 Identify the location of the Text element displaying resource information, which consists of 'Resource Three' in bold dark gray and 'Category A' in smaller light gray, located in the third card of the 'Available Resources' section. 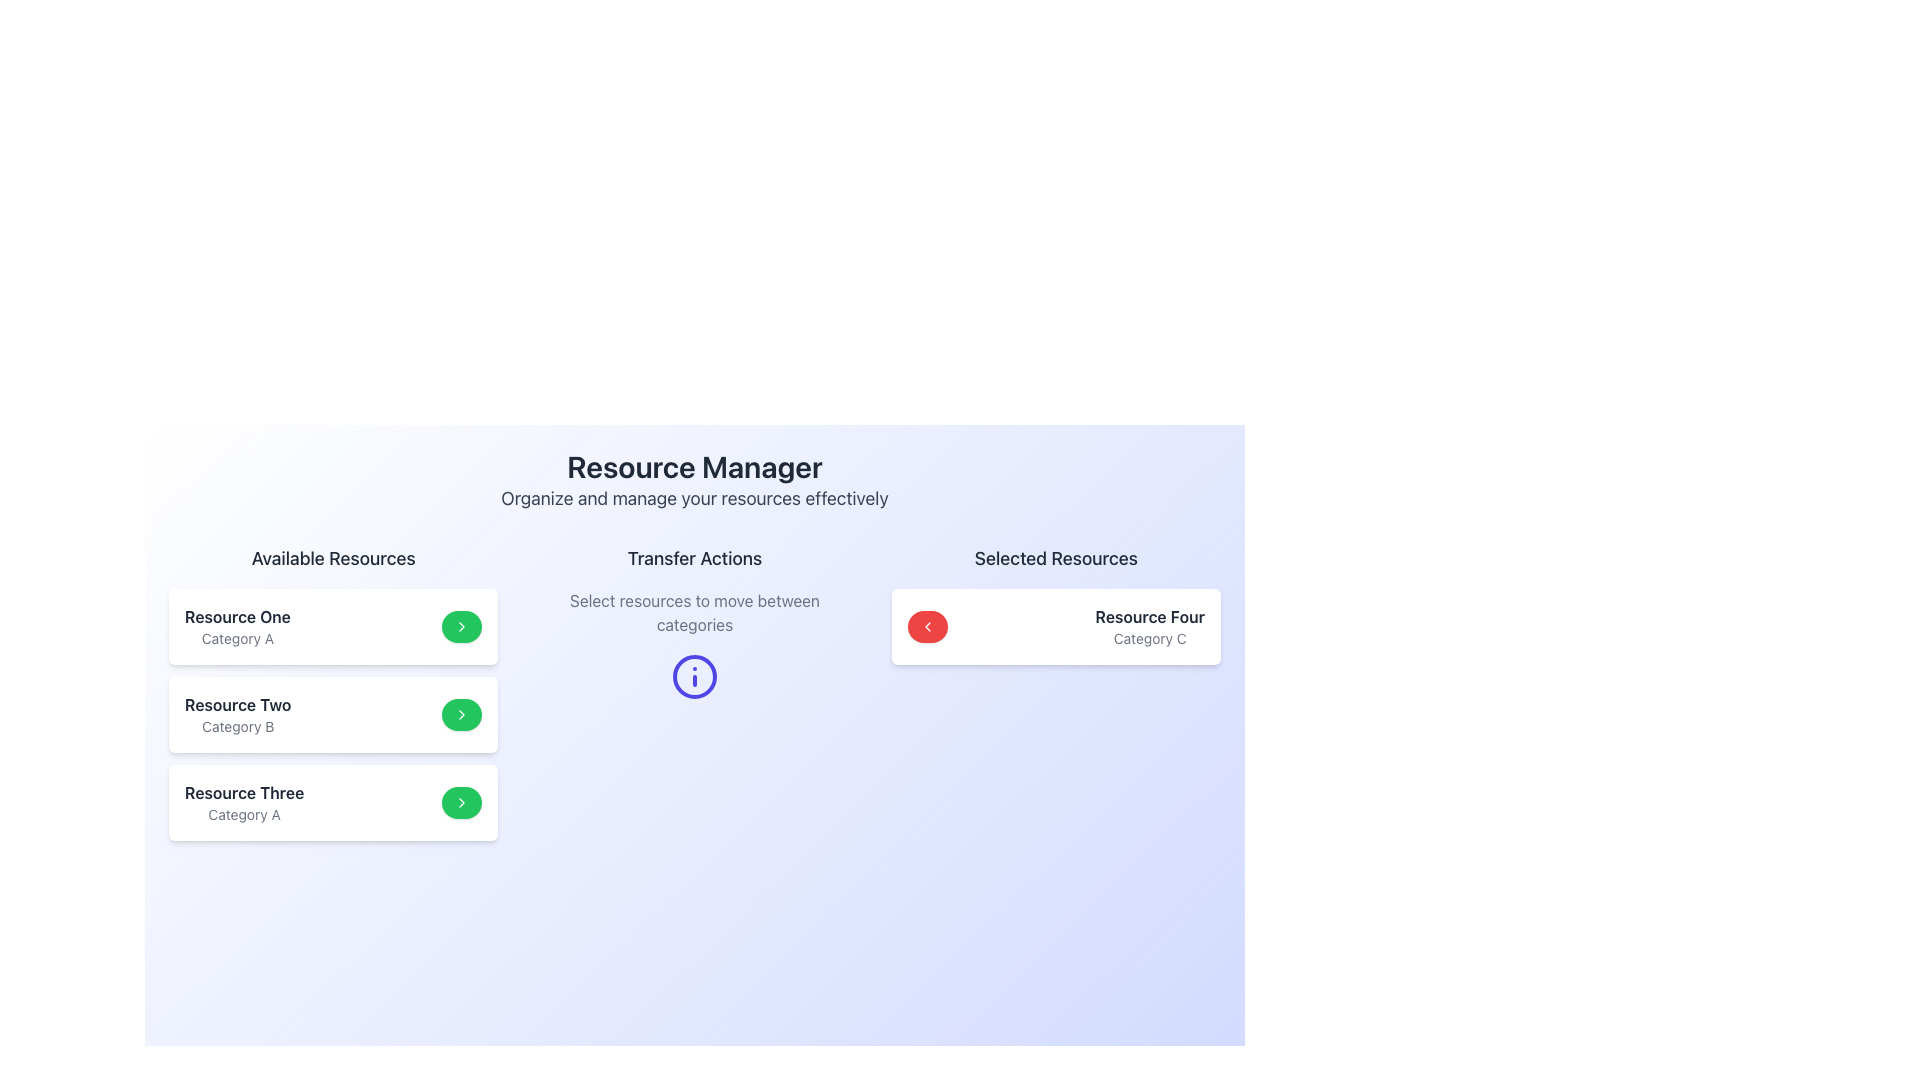
(243, 801).